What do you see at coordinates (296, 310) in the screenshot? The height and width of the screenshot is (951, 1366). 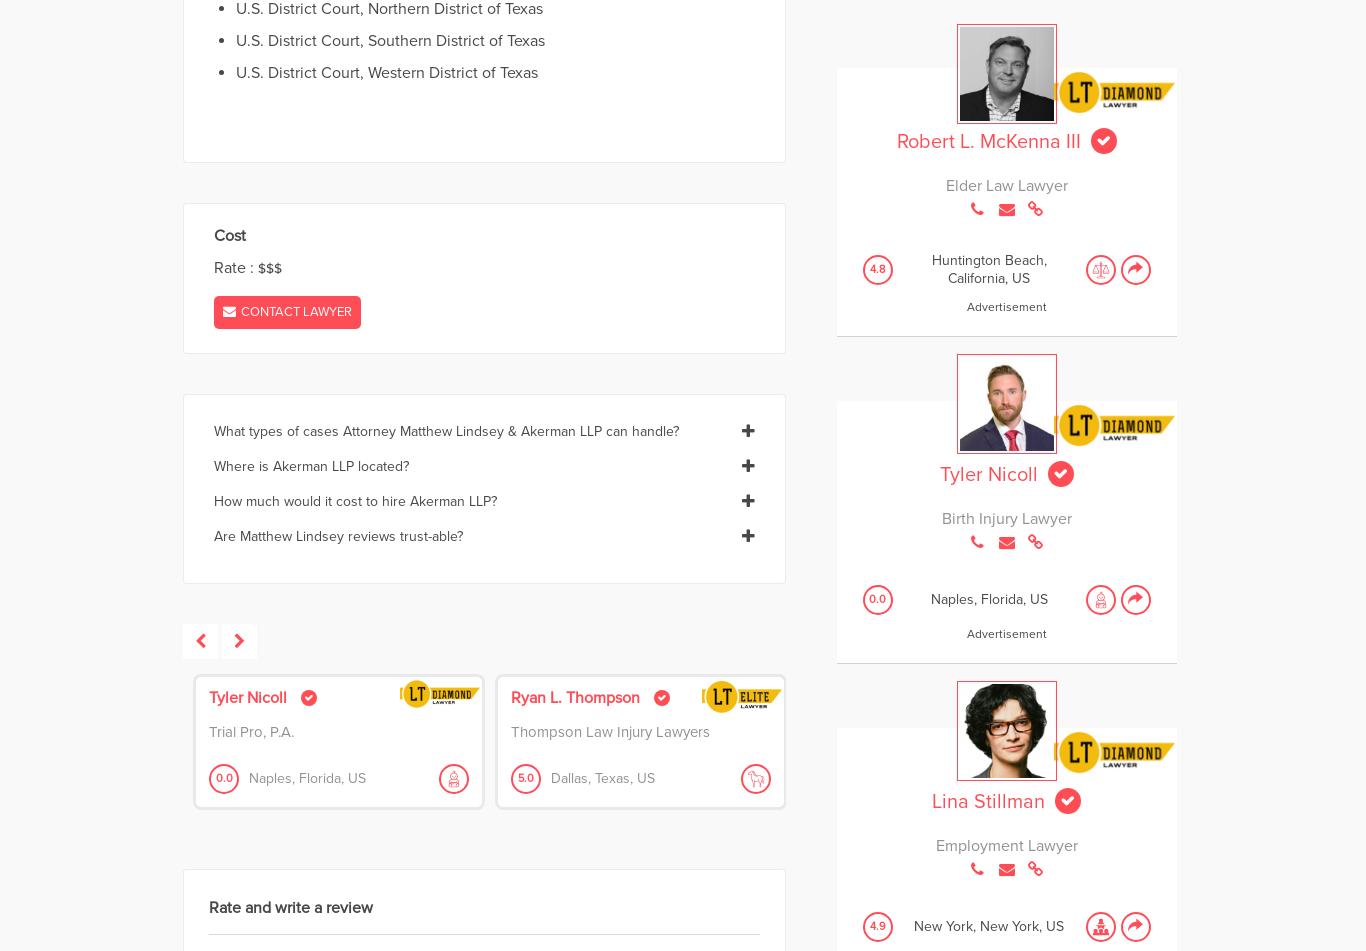 I see `'Contact Lawyer'` at bounding box center [296, 310].